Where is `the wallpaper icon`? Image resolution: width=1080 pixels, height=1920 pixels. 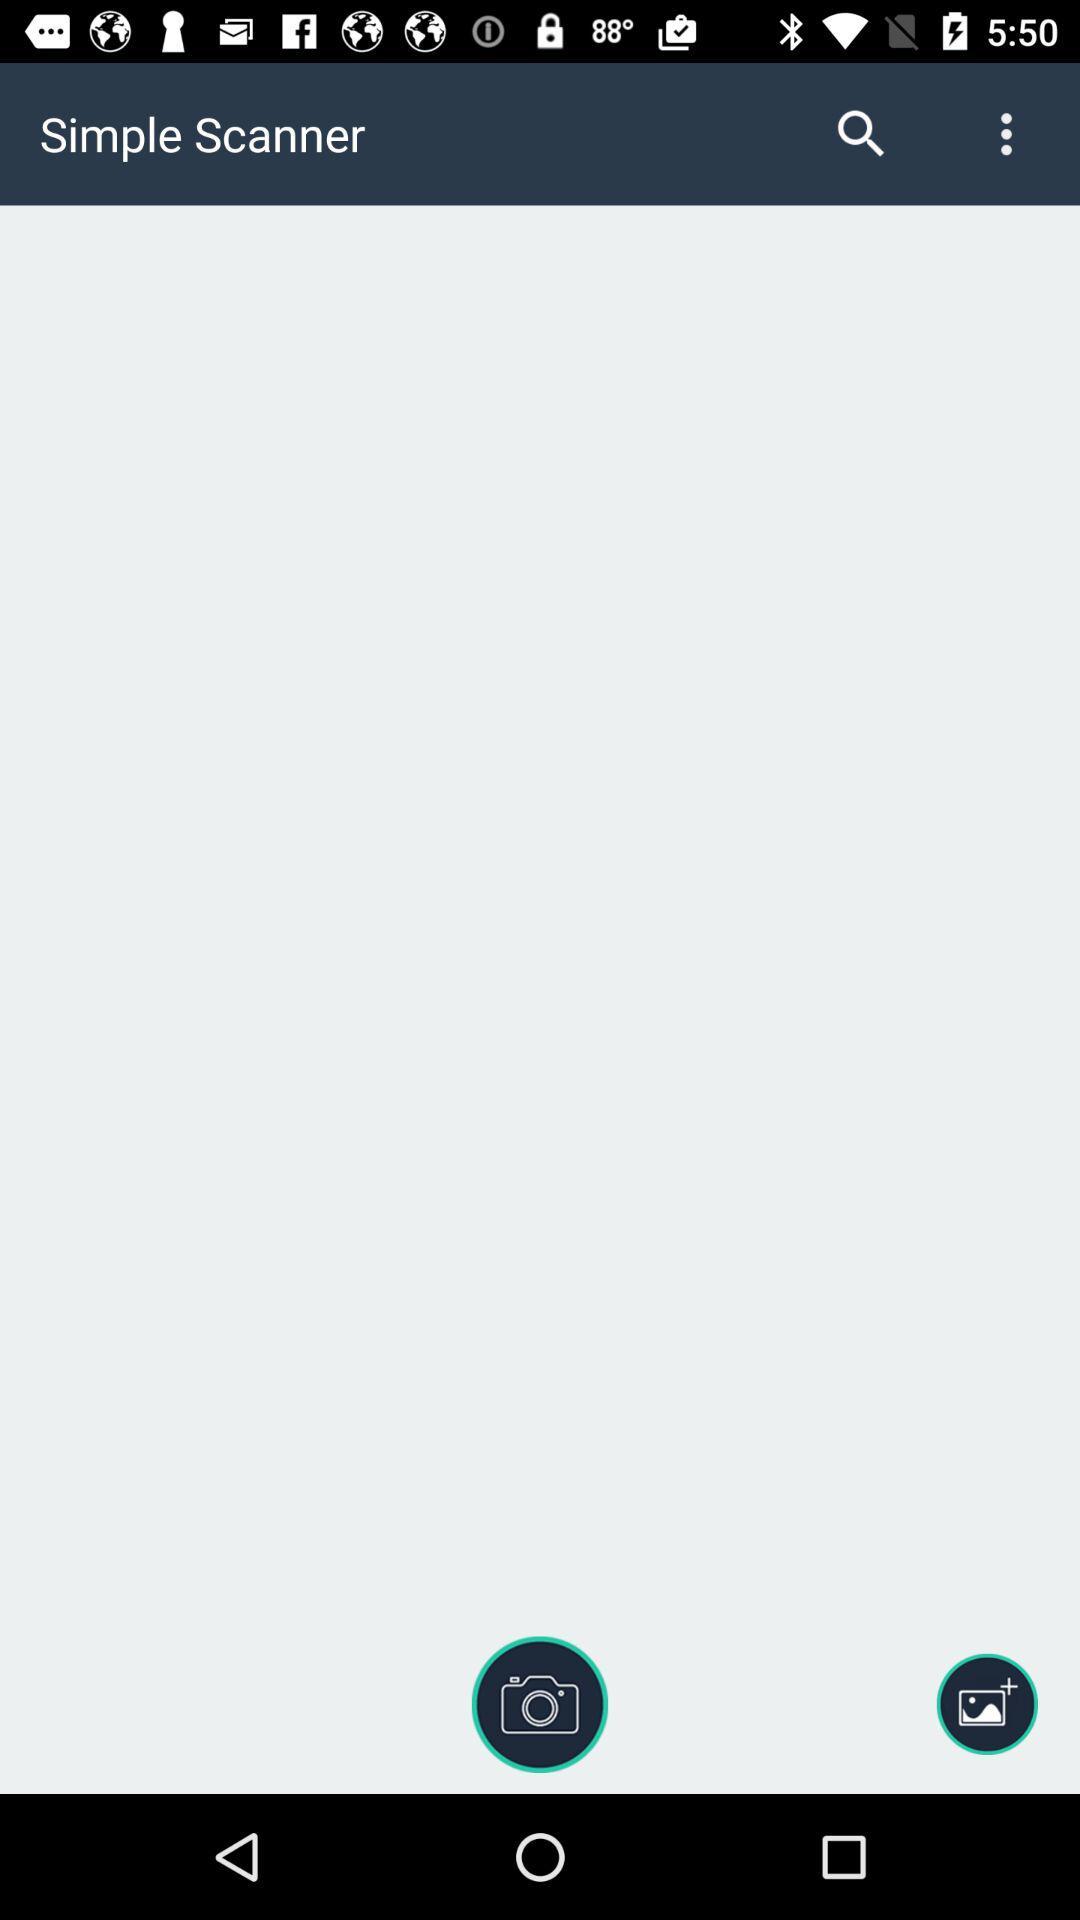 the wallpaper icon is located at coordinates (986, 1703).